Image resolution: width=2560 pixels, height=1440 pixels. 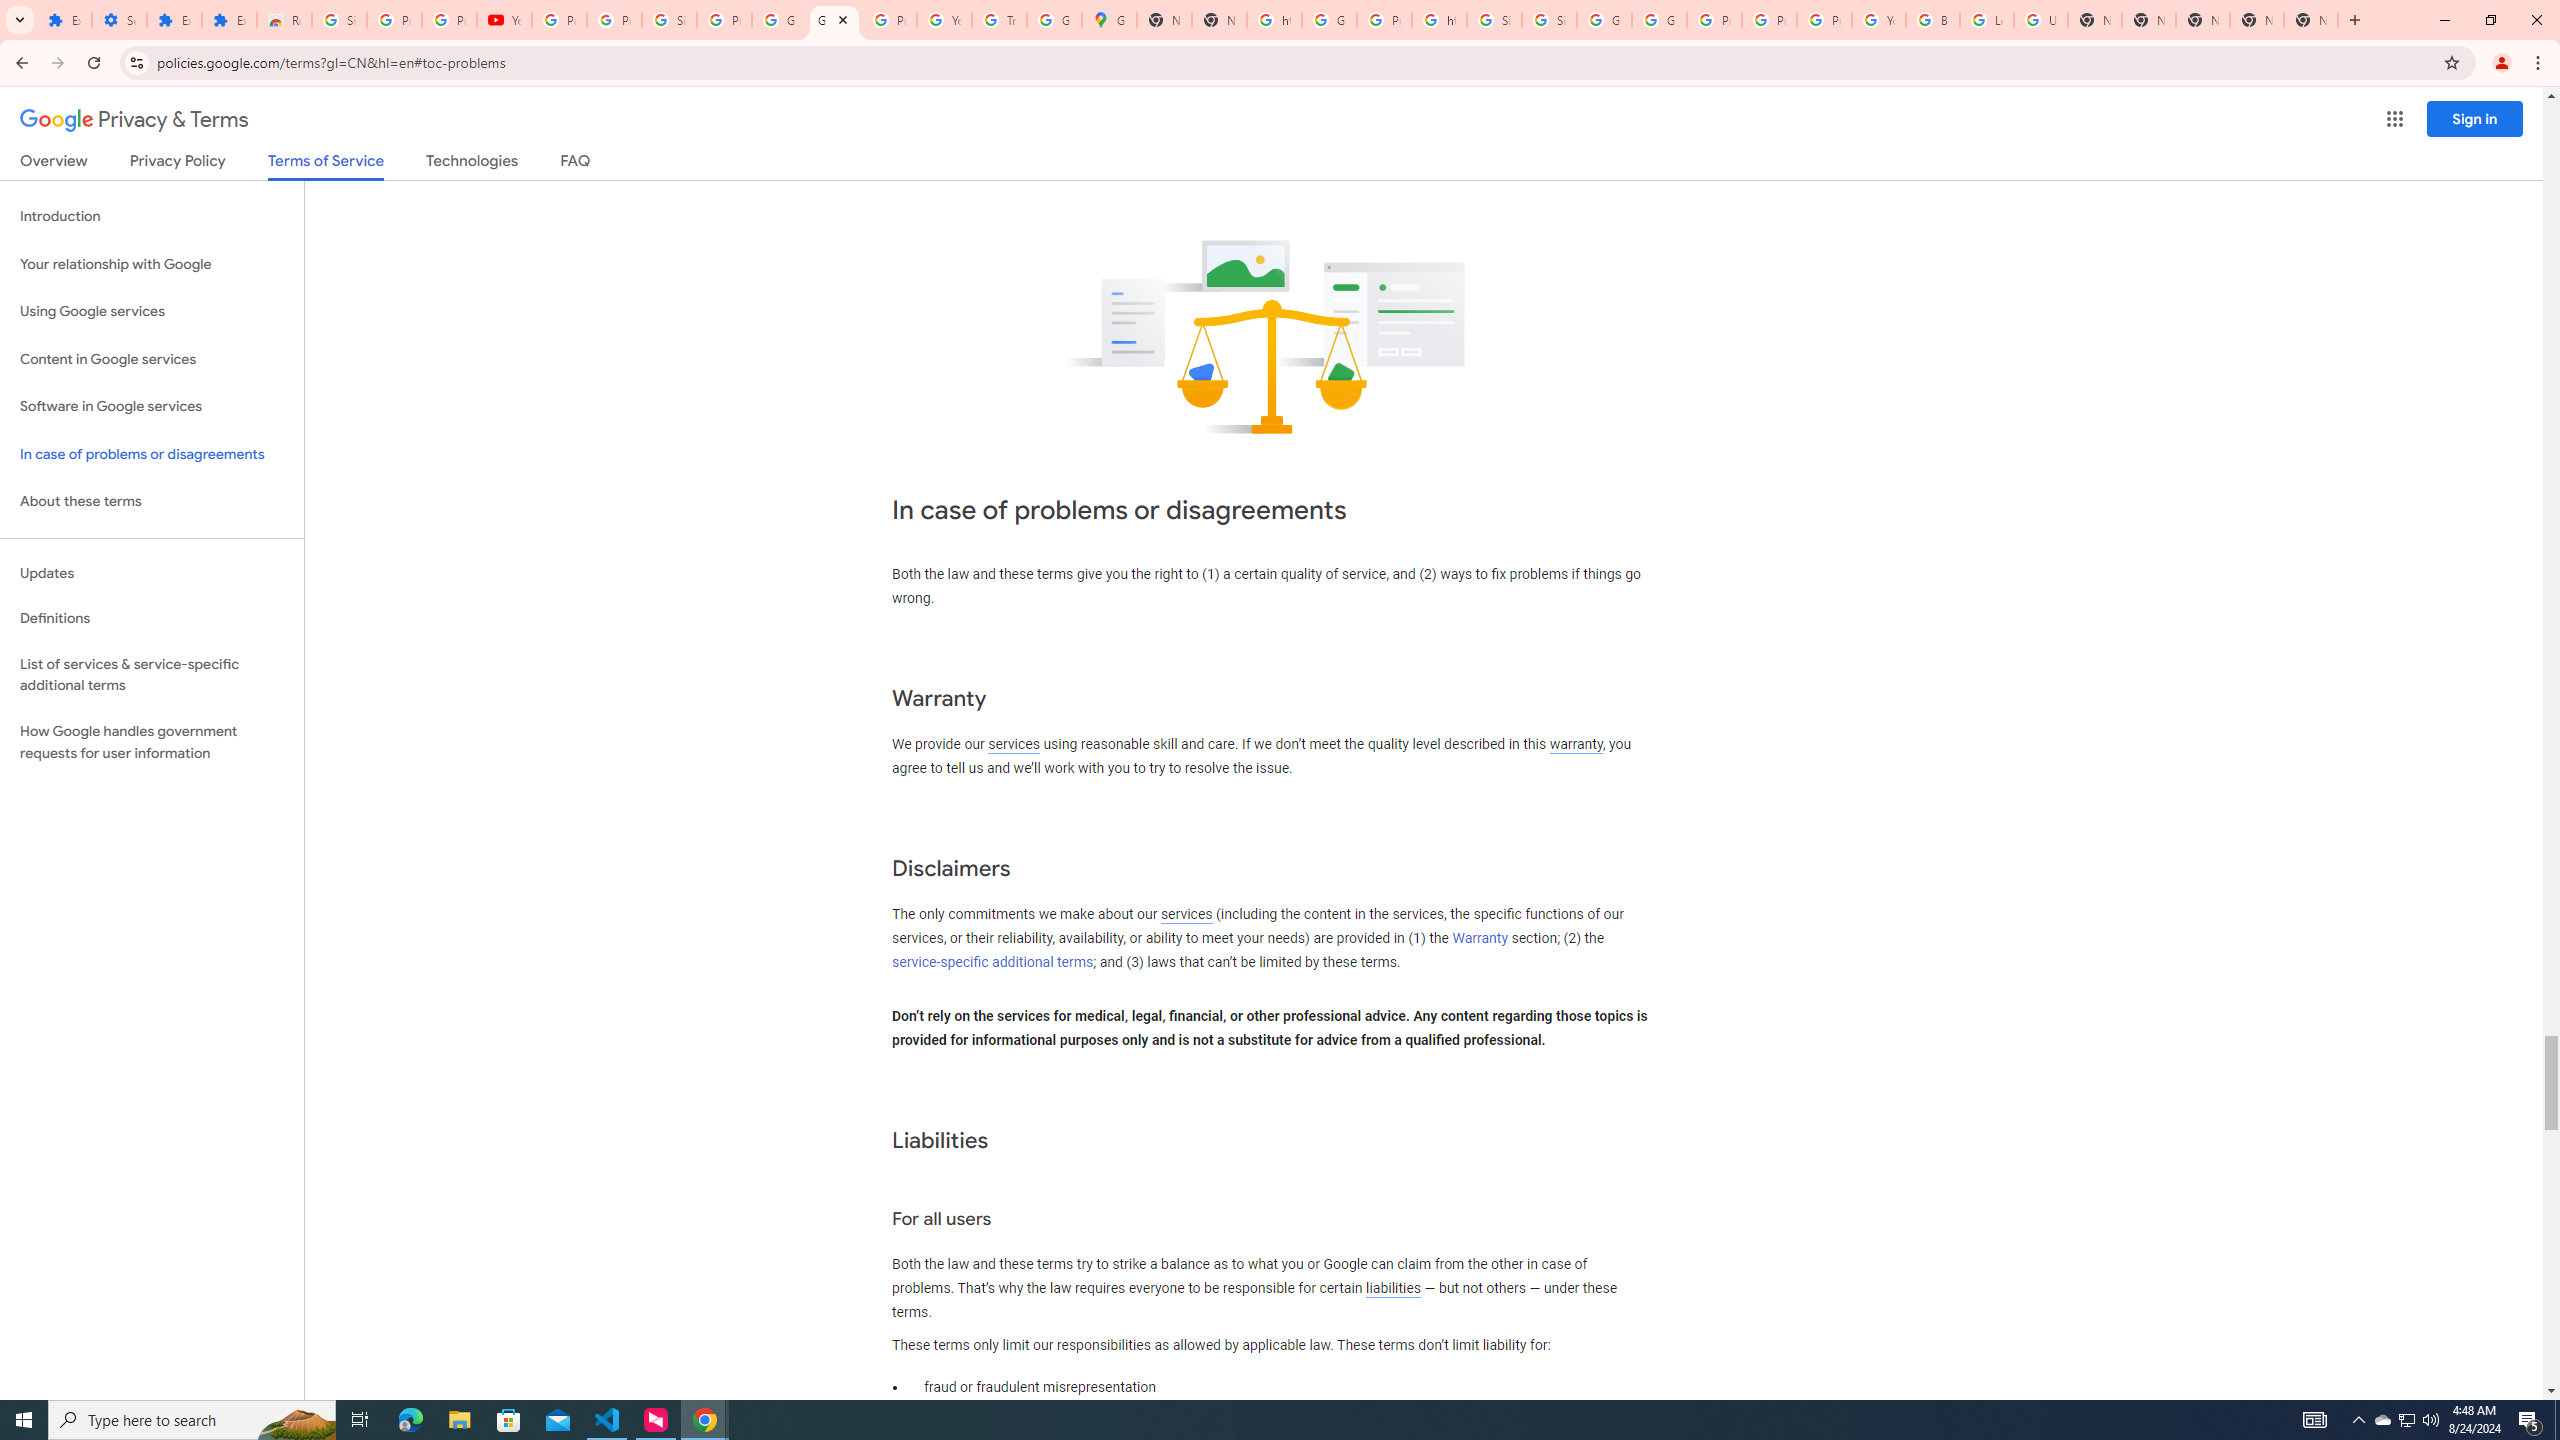 What do you see at coordinates (151, 264) in the screenshot?
I see `'Your relationship with Google'` at bounding box center [151, 264].